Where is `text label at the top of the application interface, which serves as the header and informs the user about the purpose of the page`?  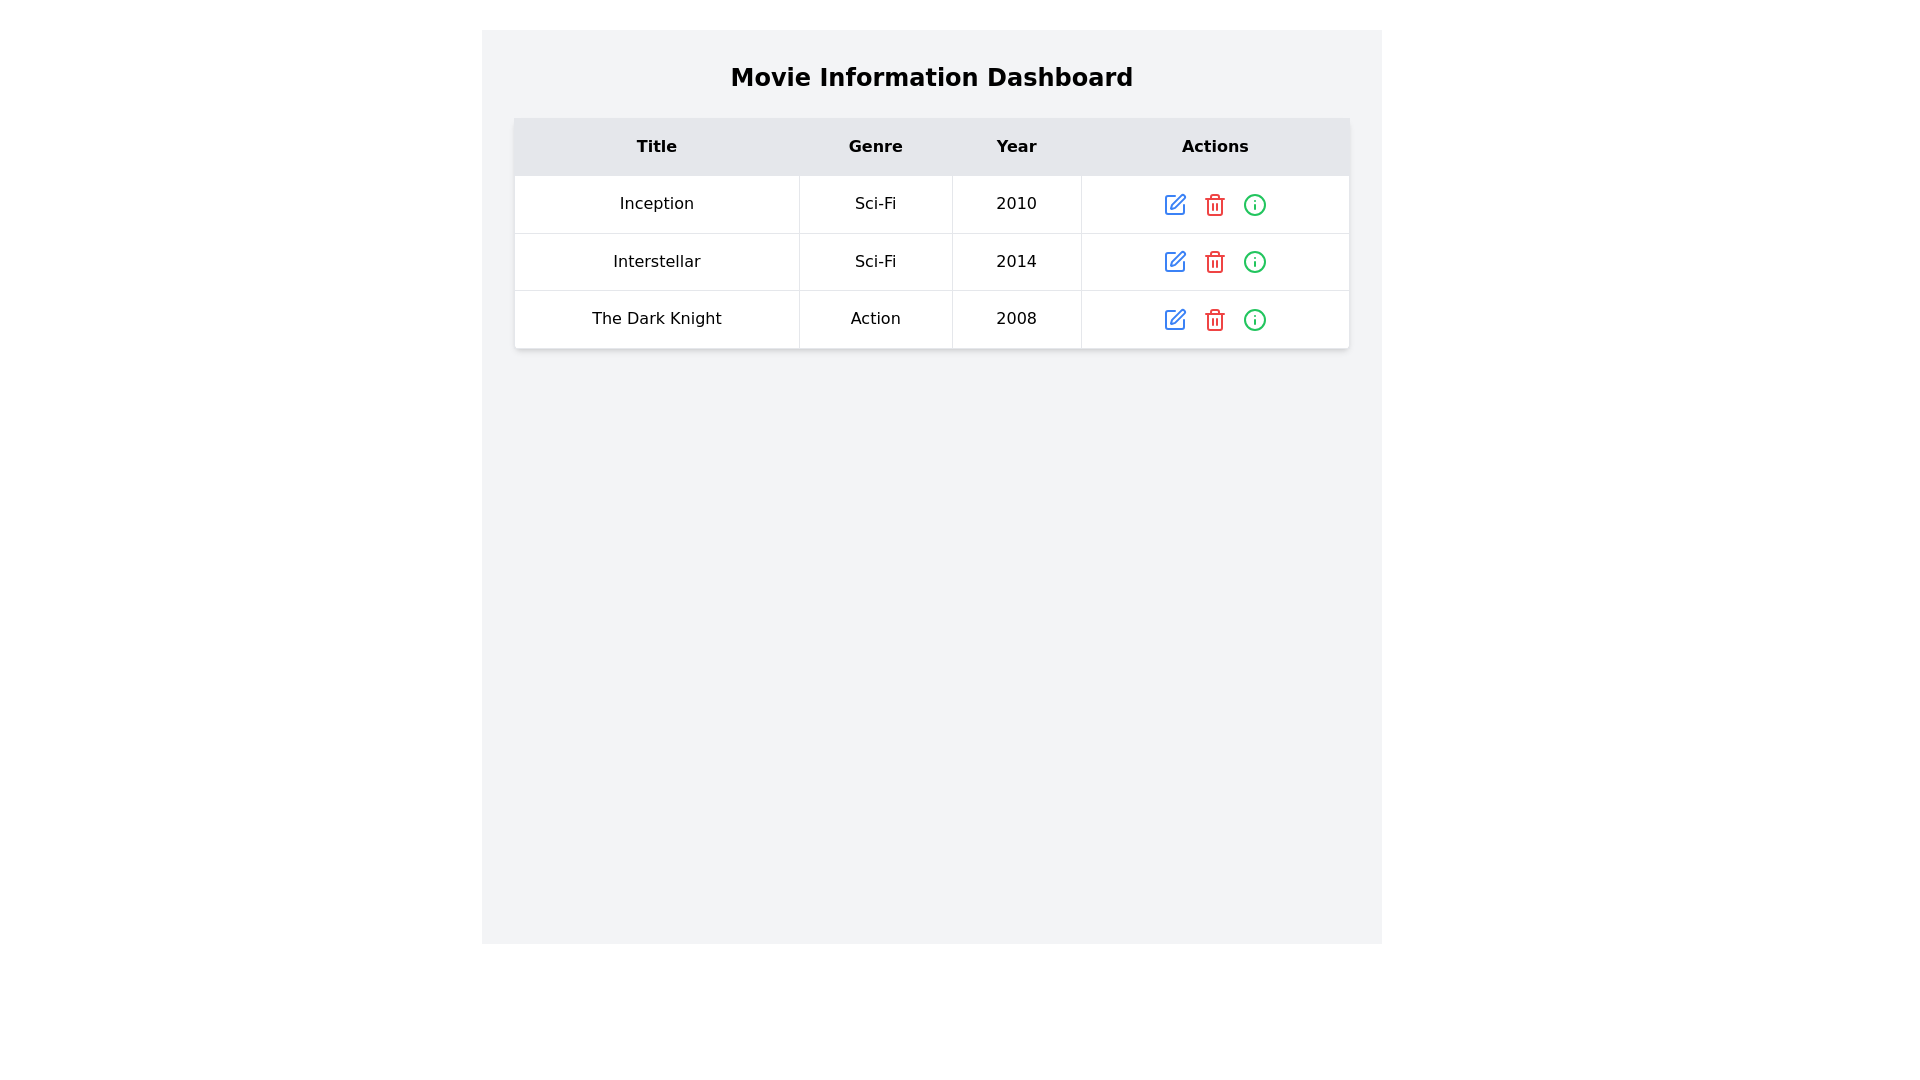 text label at the top of the application interface, which serves as the header and informs the user about the purpose of the page is located at coordinates (930, 76).